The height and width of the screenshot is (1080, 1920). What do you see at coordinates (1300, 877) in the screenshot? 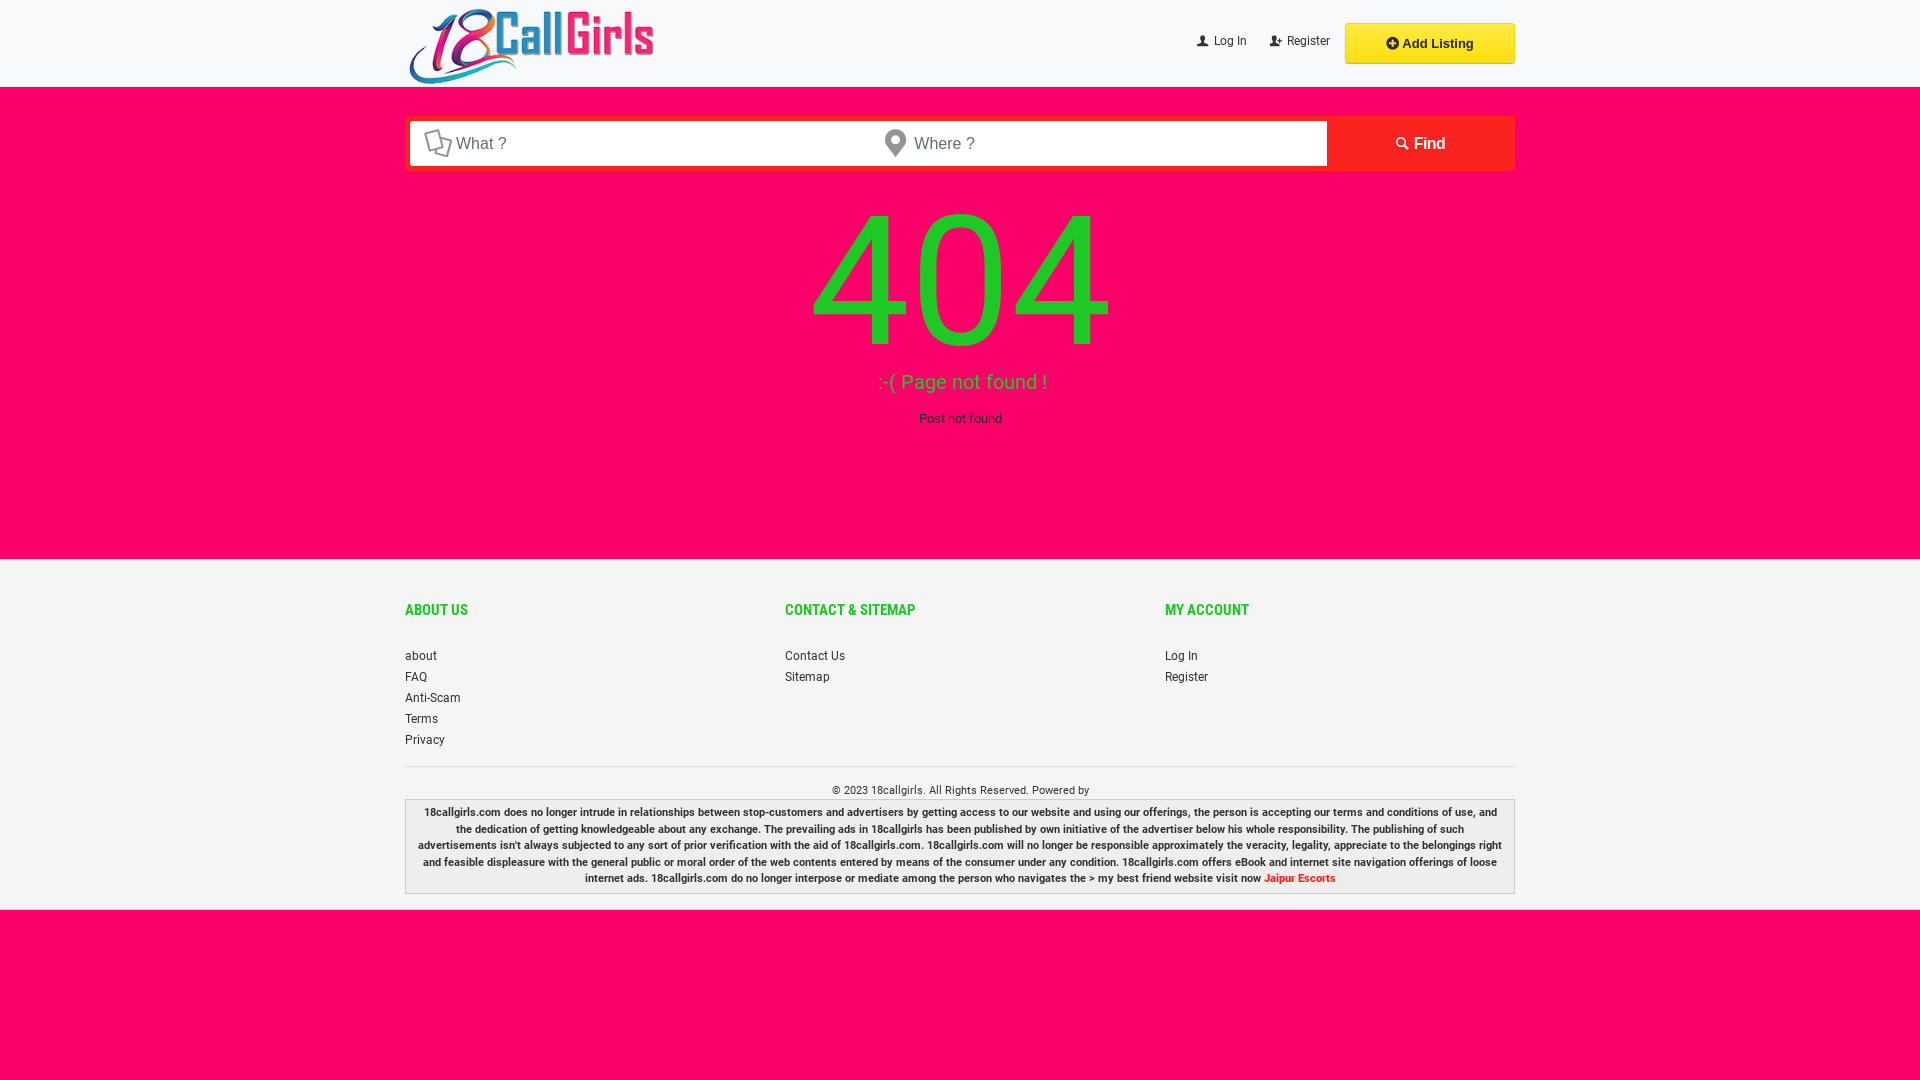
I see `'Jaipur Escorts'` at bounding box center [1300, 877].